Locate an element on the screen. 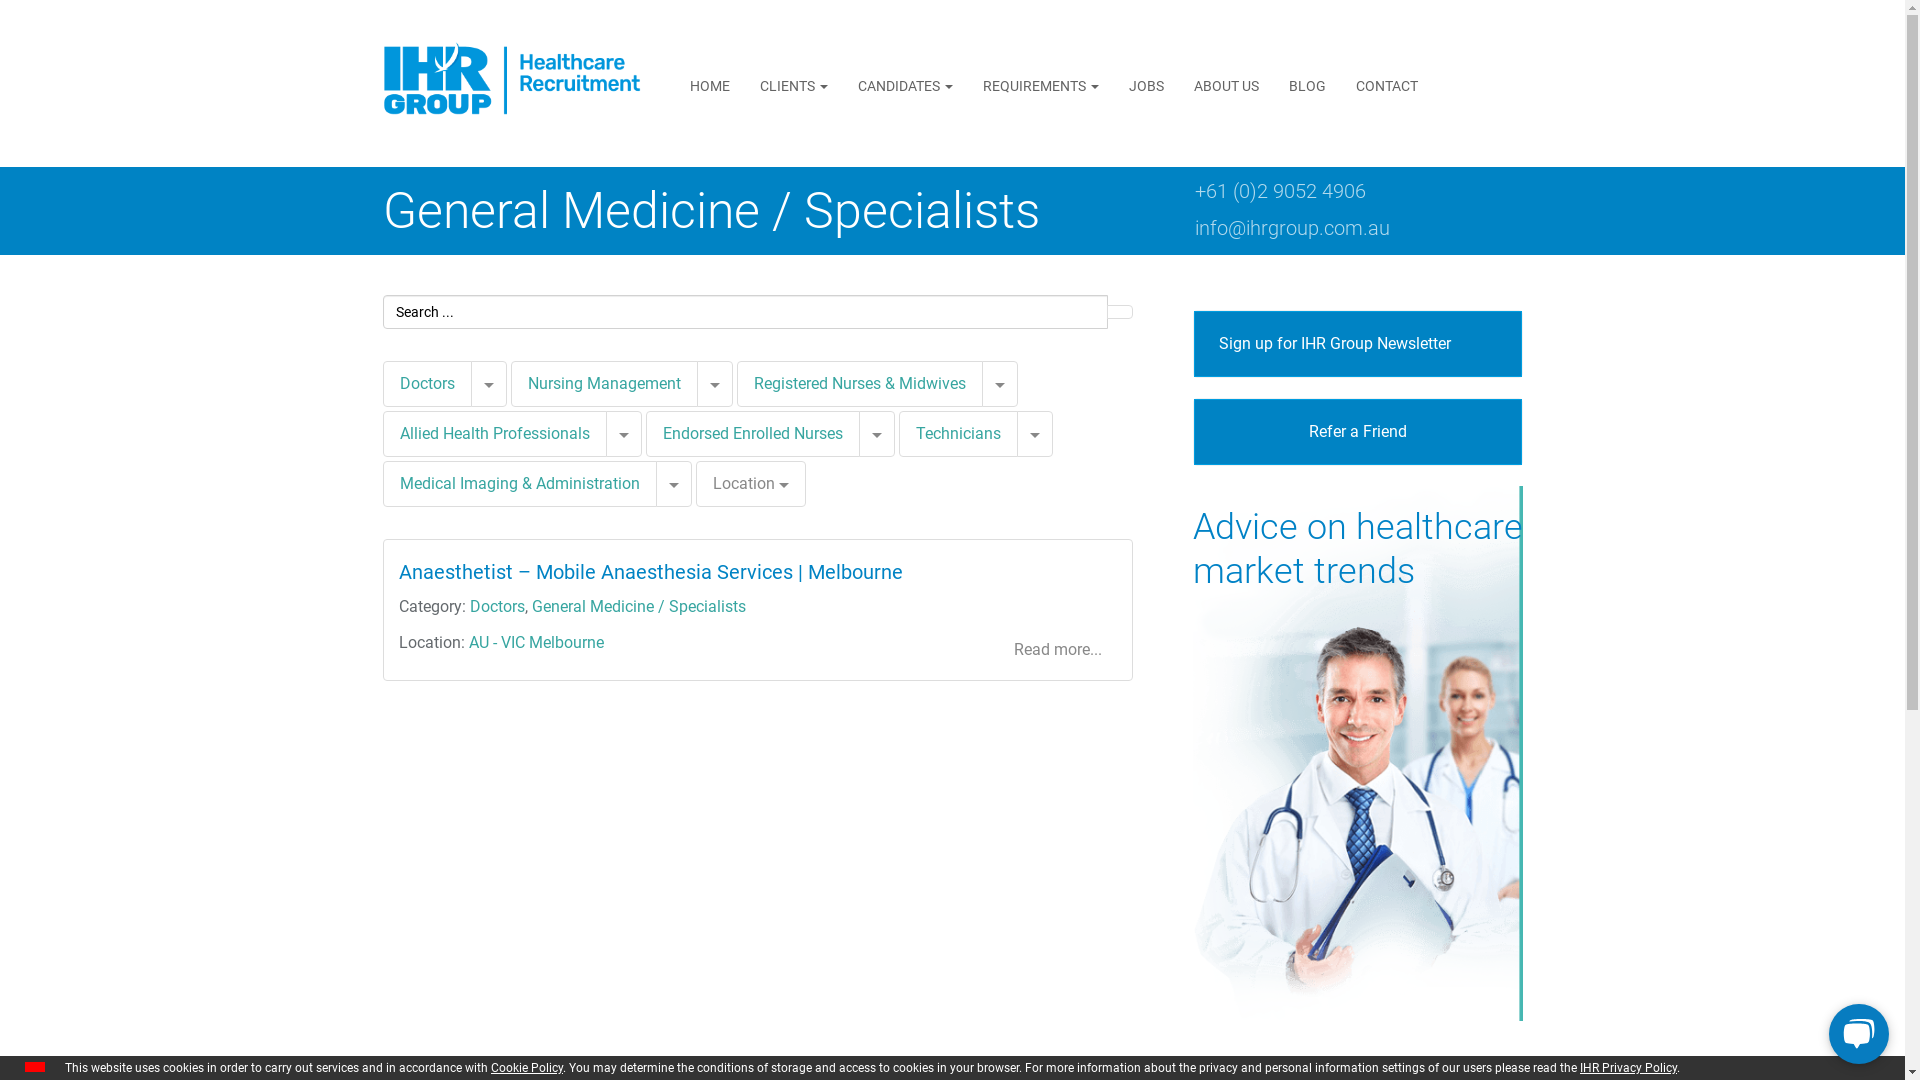  'IHR Privacy Policy' is located at coordinates (1628, 1067).